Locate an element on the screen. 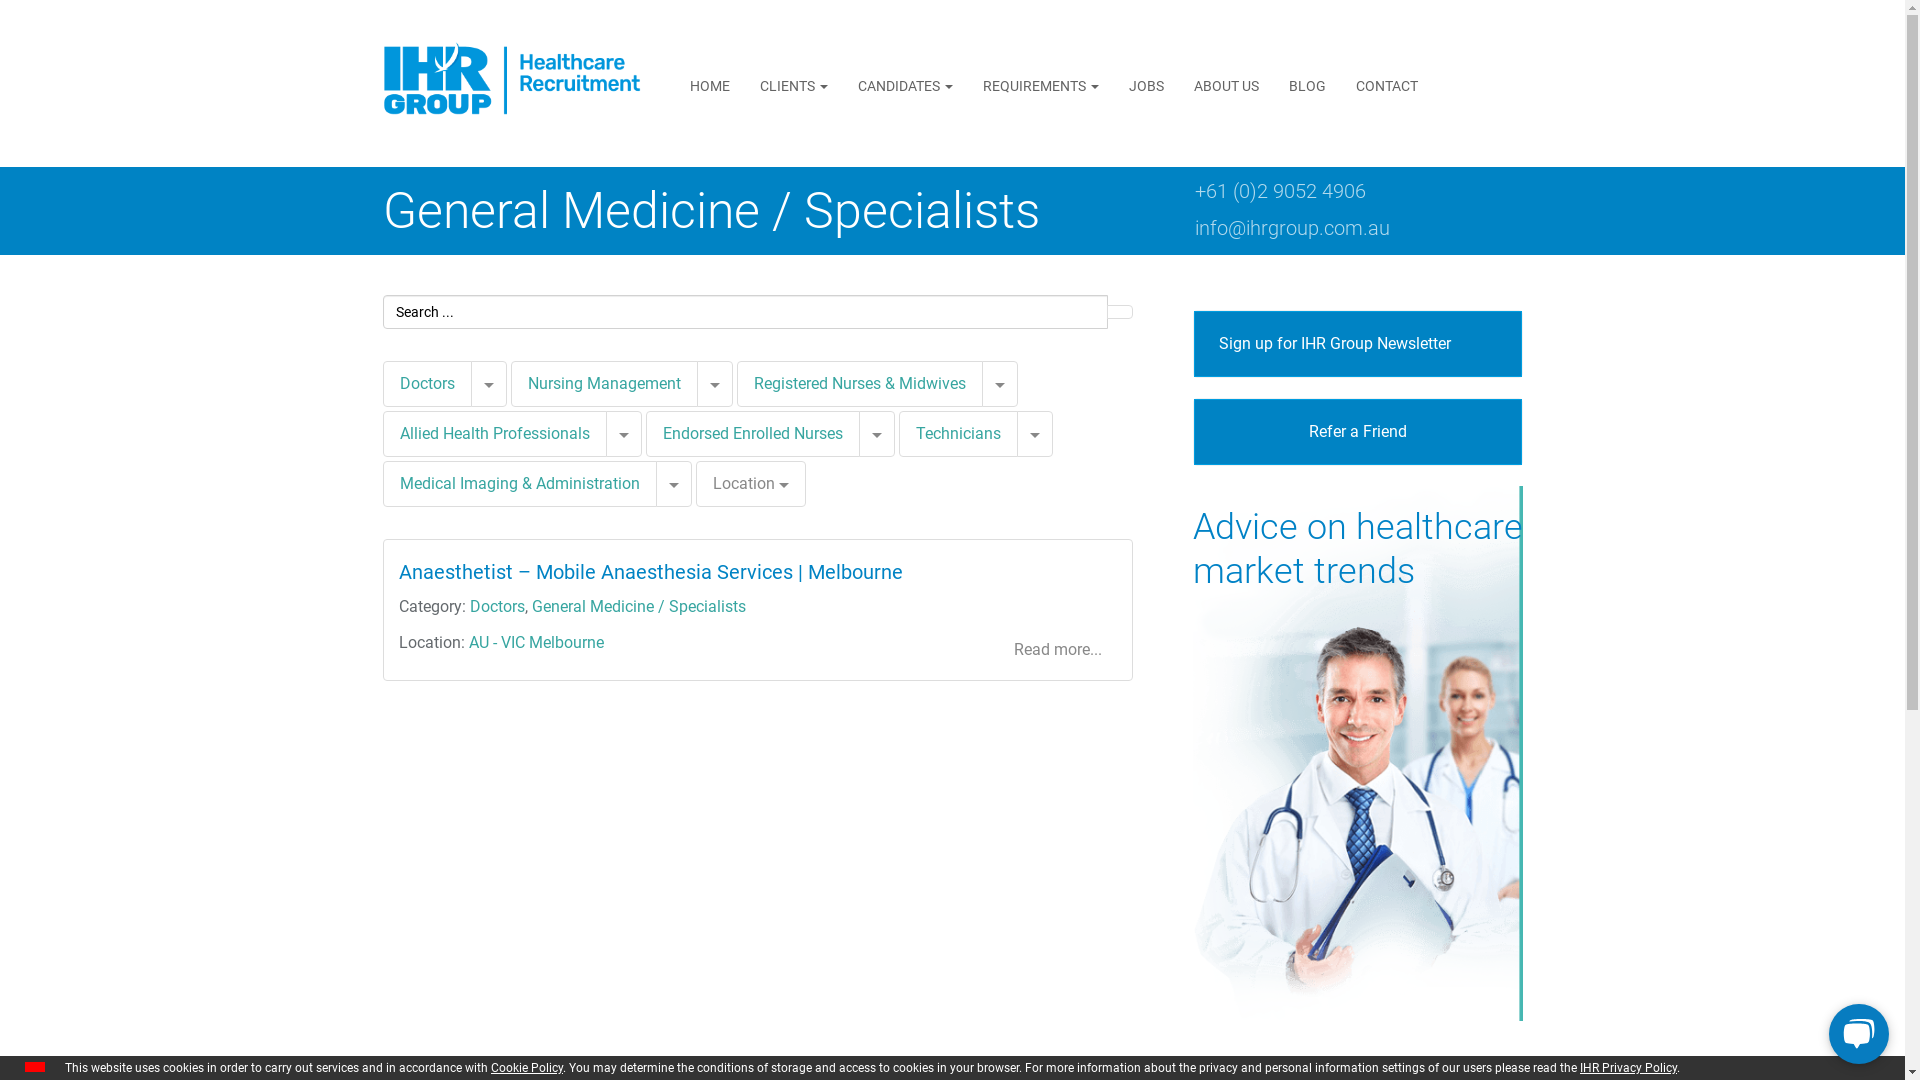  'IHR Privacy Policy' is located at coordinates (1628, 1067).